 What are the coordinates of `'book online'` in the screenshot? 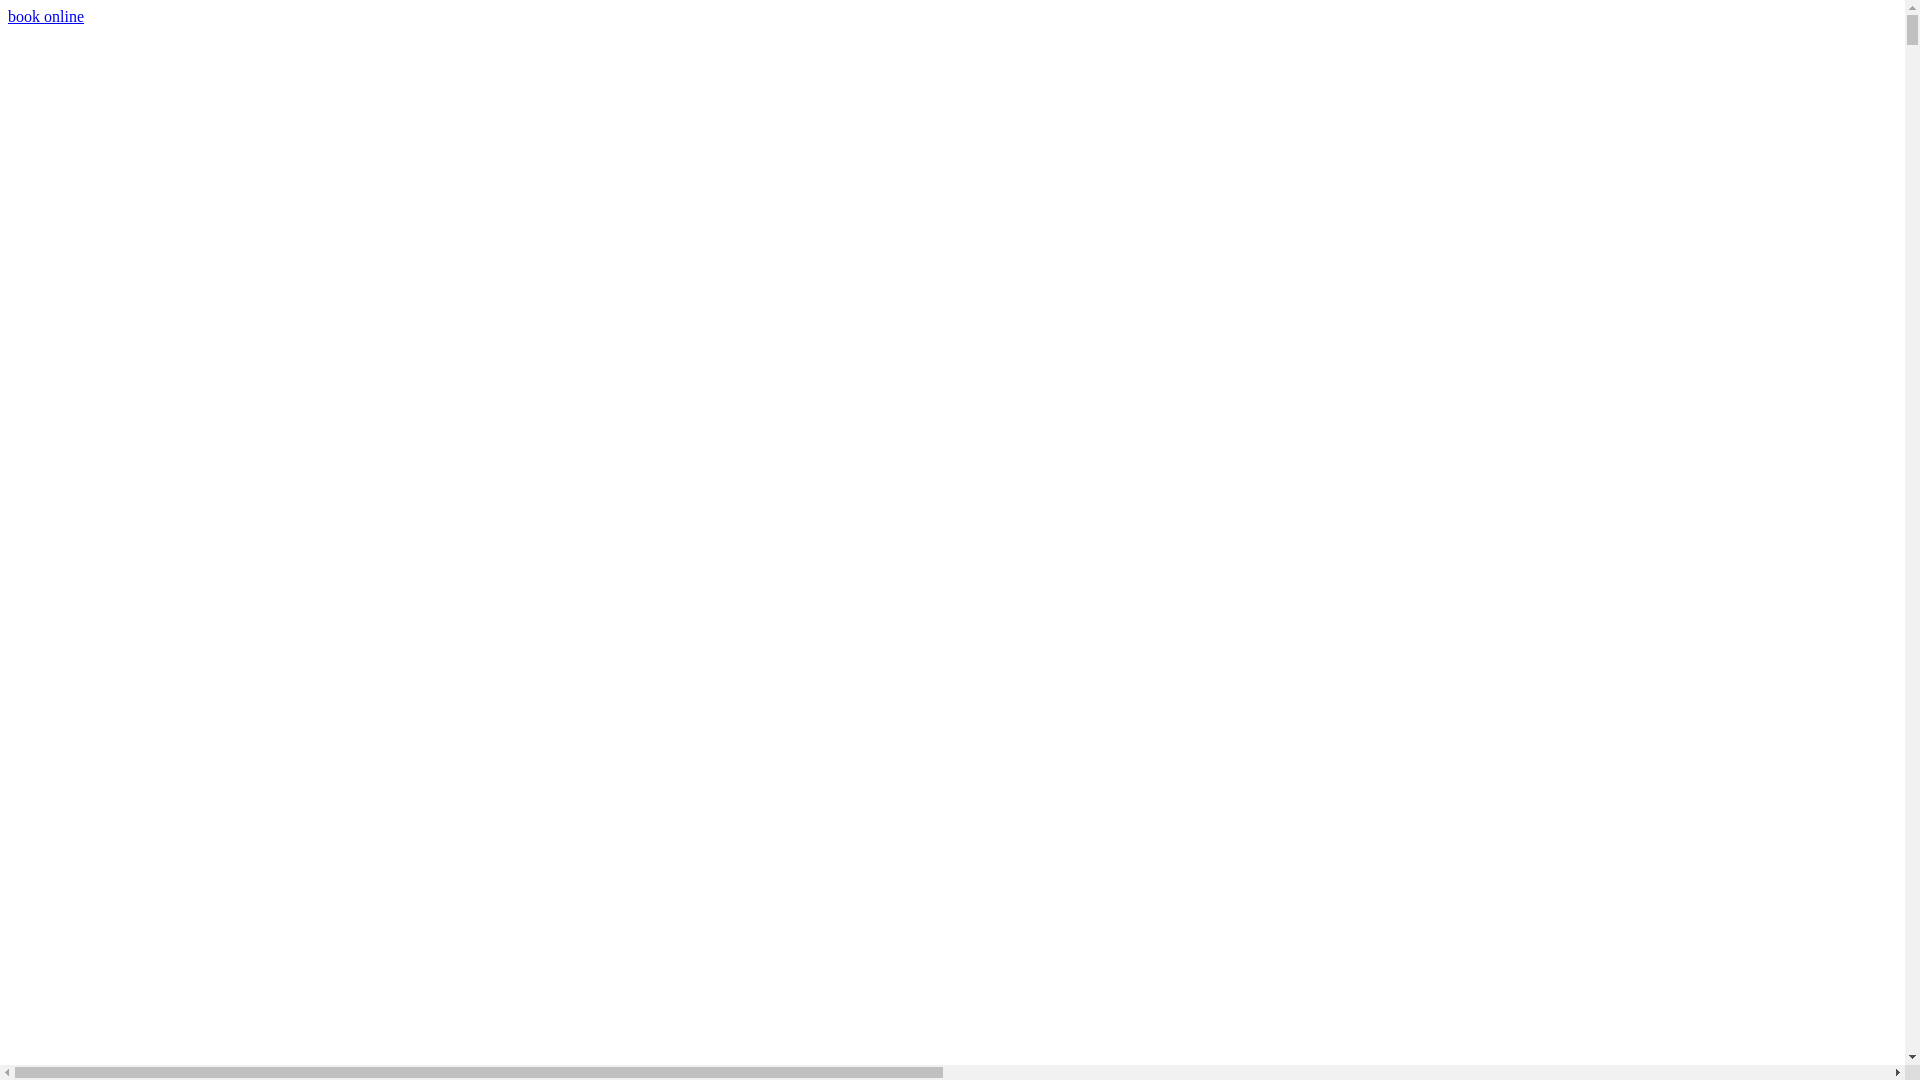 It's located at (46, 16).